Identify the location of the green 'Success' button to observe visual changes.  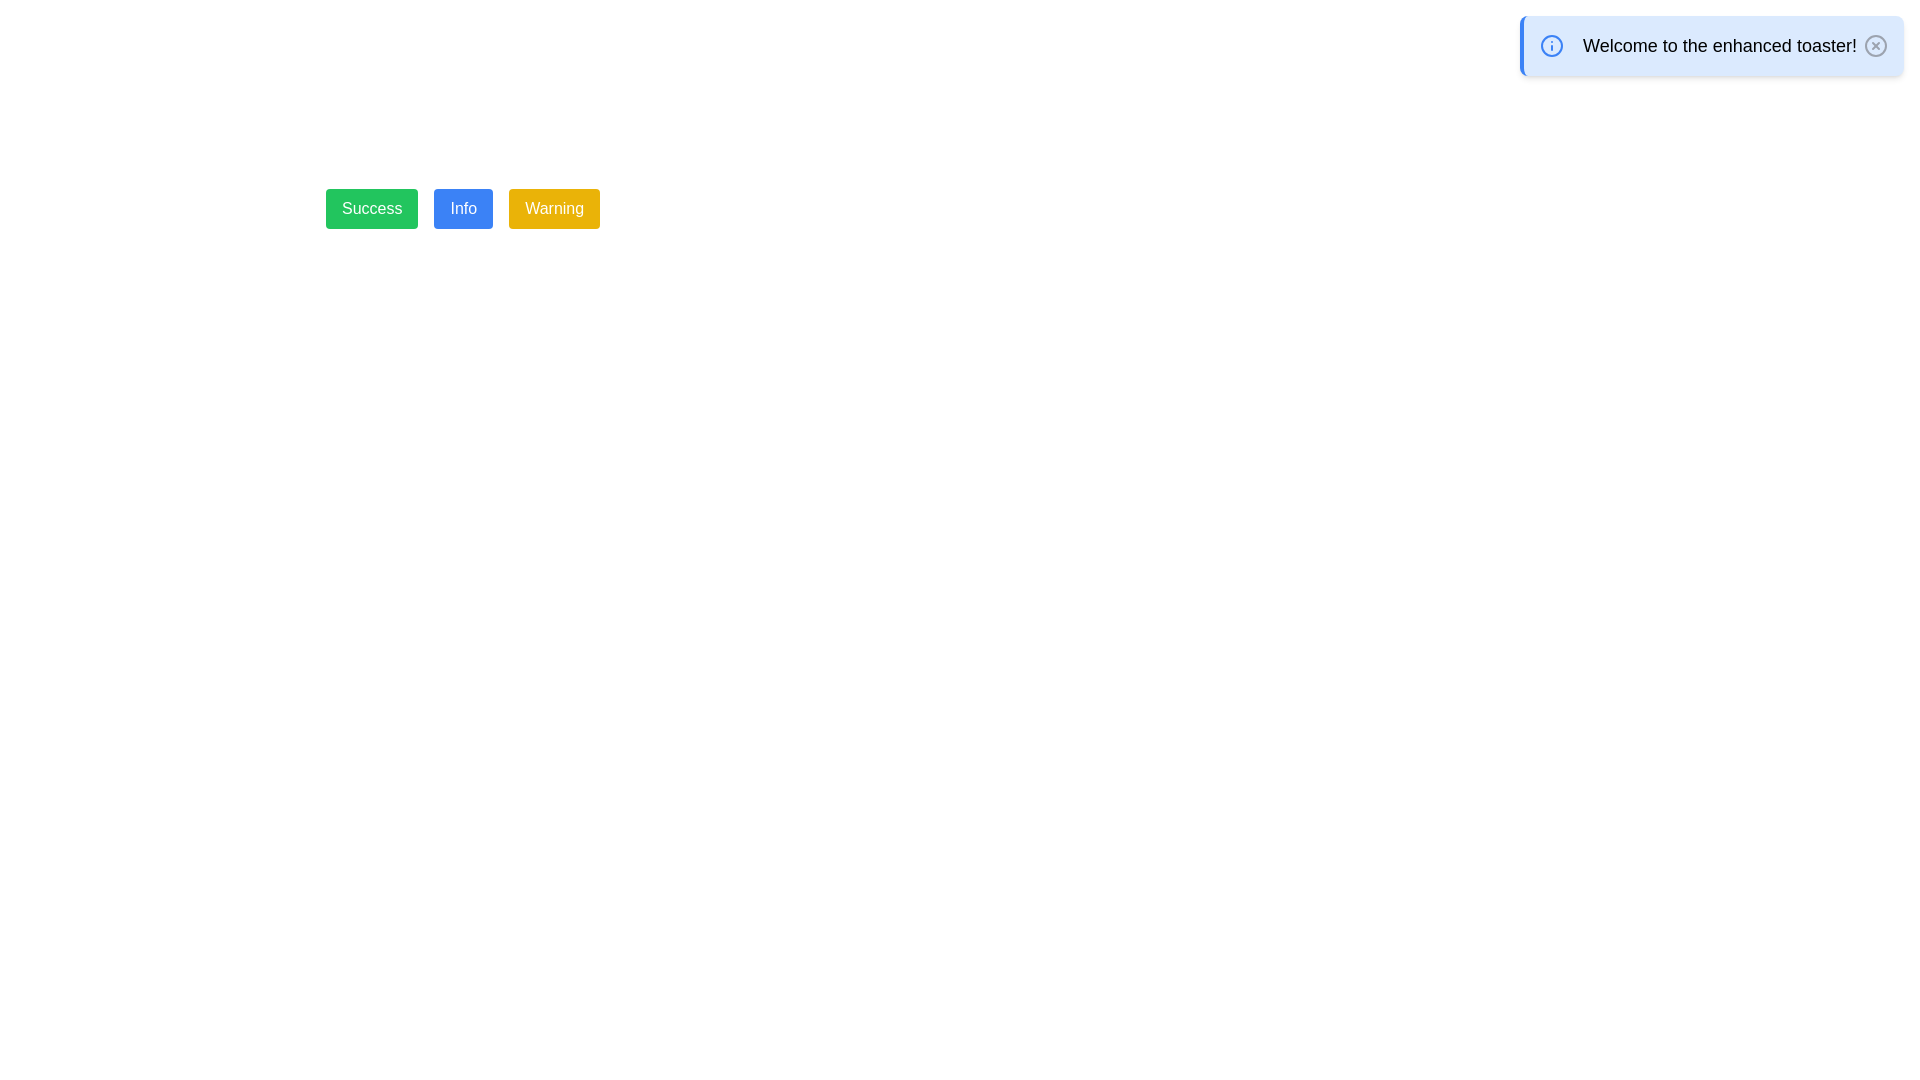
(372, 208).